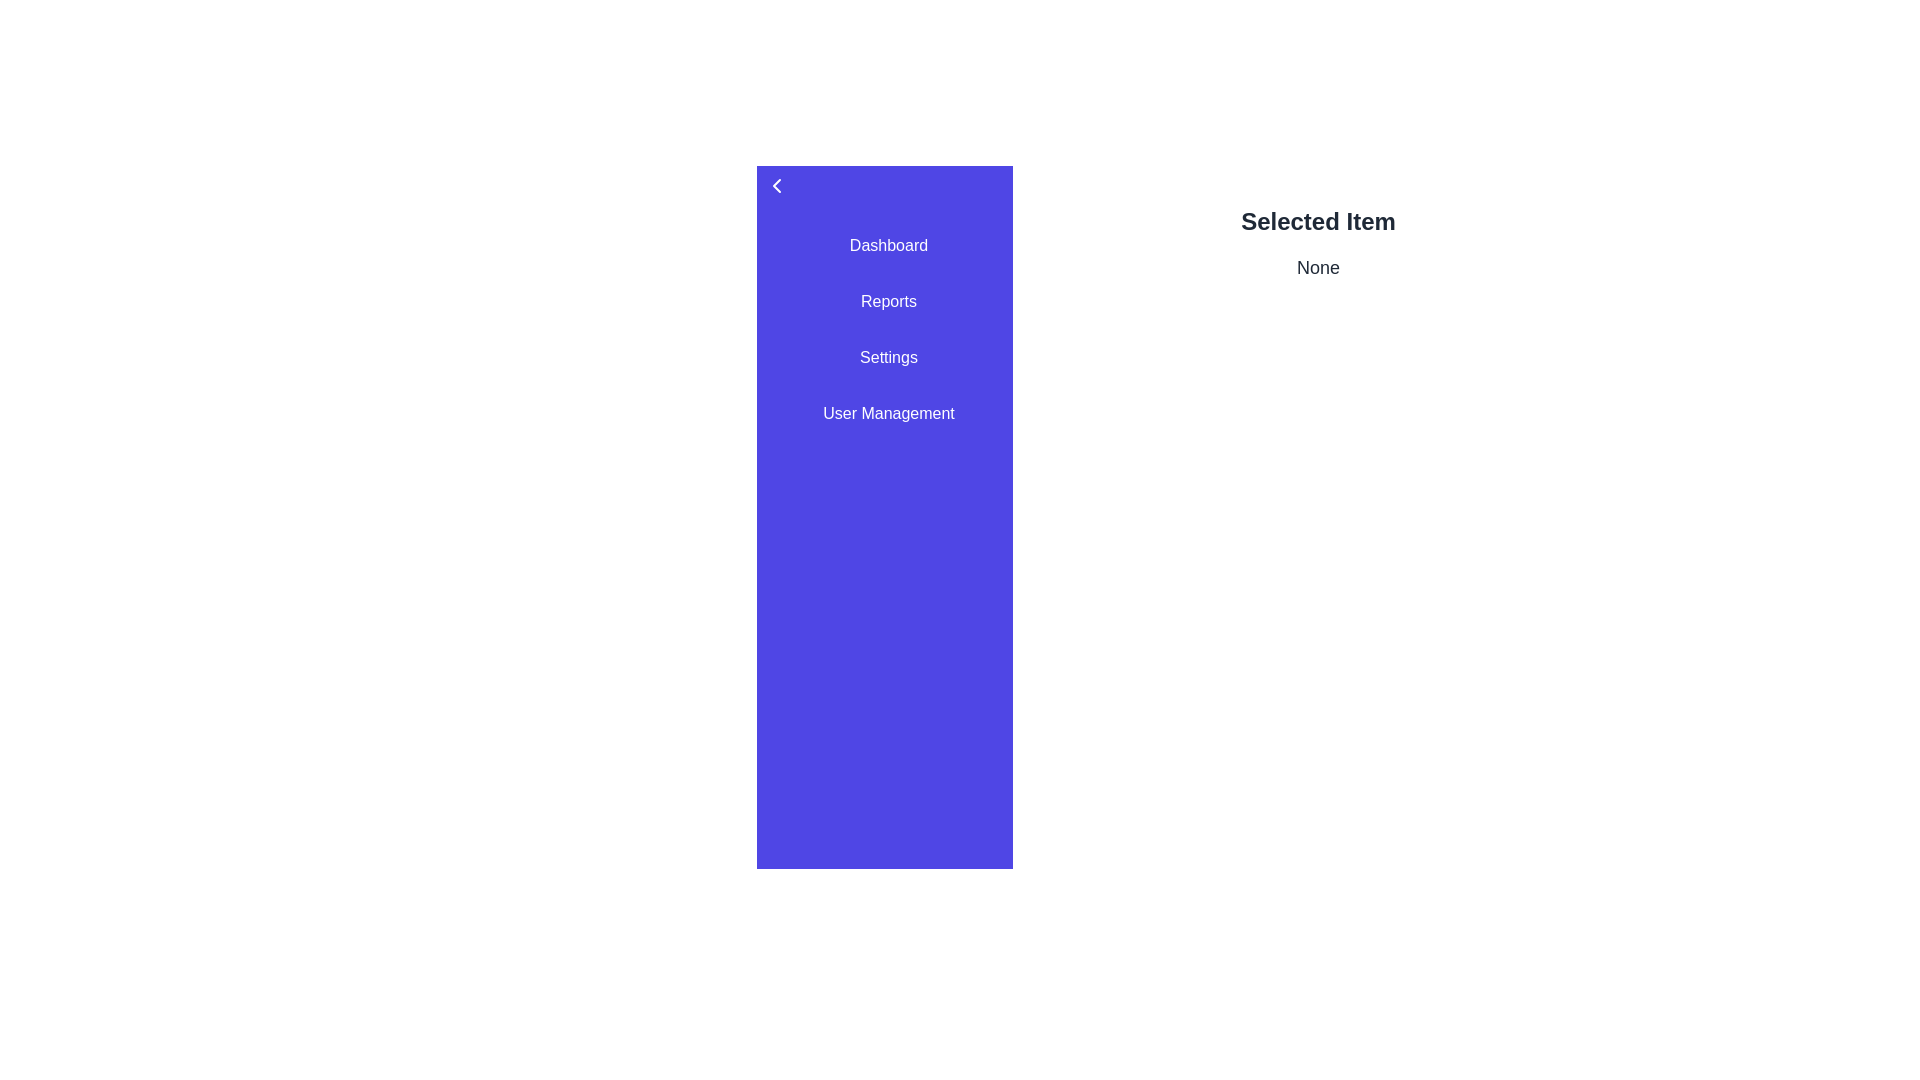 The width and height of the screenshot is (1920, 1080). What do you see at coordinates (887, 357) in the screenshot?
I see `the third button in the vertical list of sidebar buttons located between the 'Reports' and 'User Management' buttons` at bounding box center [887, 357].